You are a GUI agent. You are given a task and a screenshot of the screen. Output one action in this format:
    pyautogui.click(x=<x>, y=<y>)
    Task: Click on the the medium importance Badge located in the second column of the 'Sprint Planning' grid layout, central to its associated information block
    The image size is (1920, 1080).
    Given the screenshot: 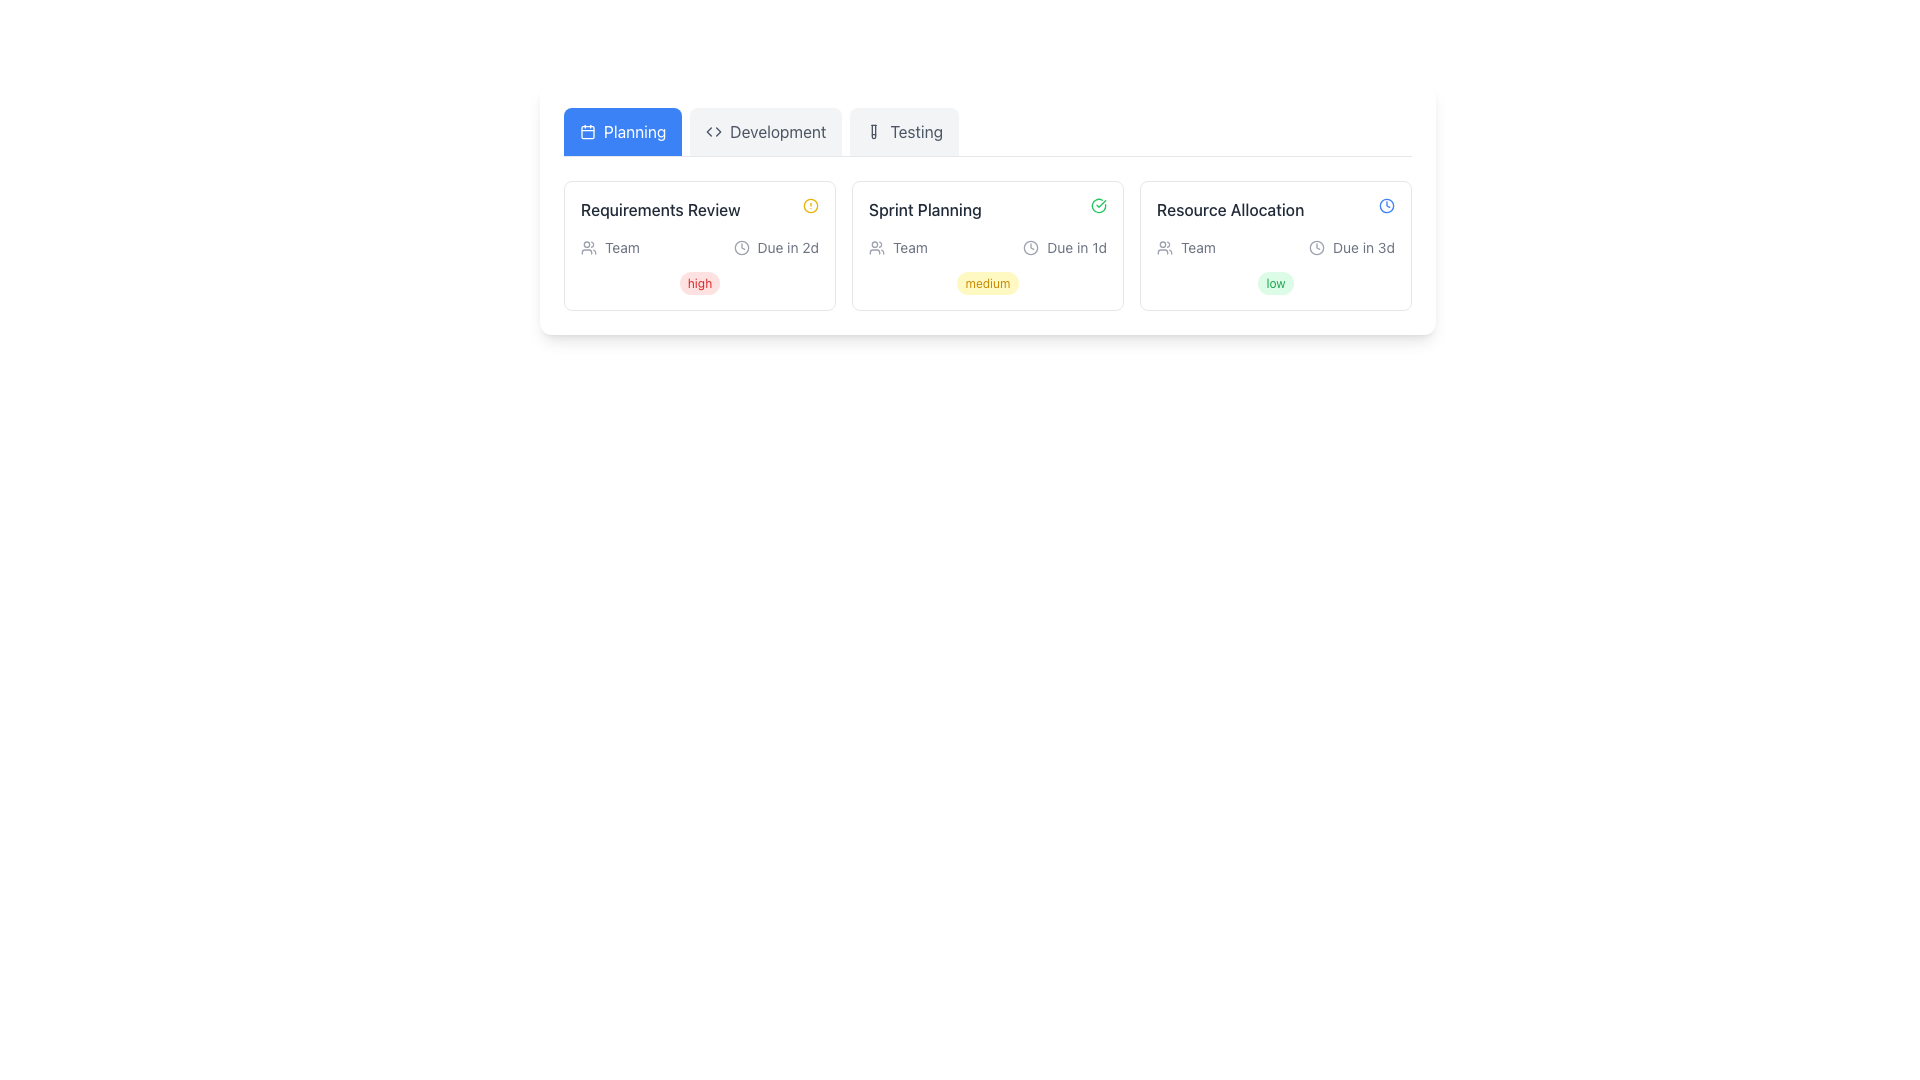 What is the action you would take?
    pyautogui.click(x=988, y=283)
    